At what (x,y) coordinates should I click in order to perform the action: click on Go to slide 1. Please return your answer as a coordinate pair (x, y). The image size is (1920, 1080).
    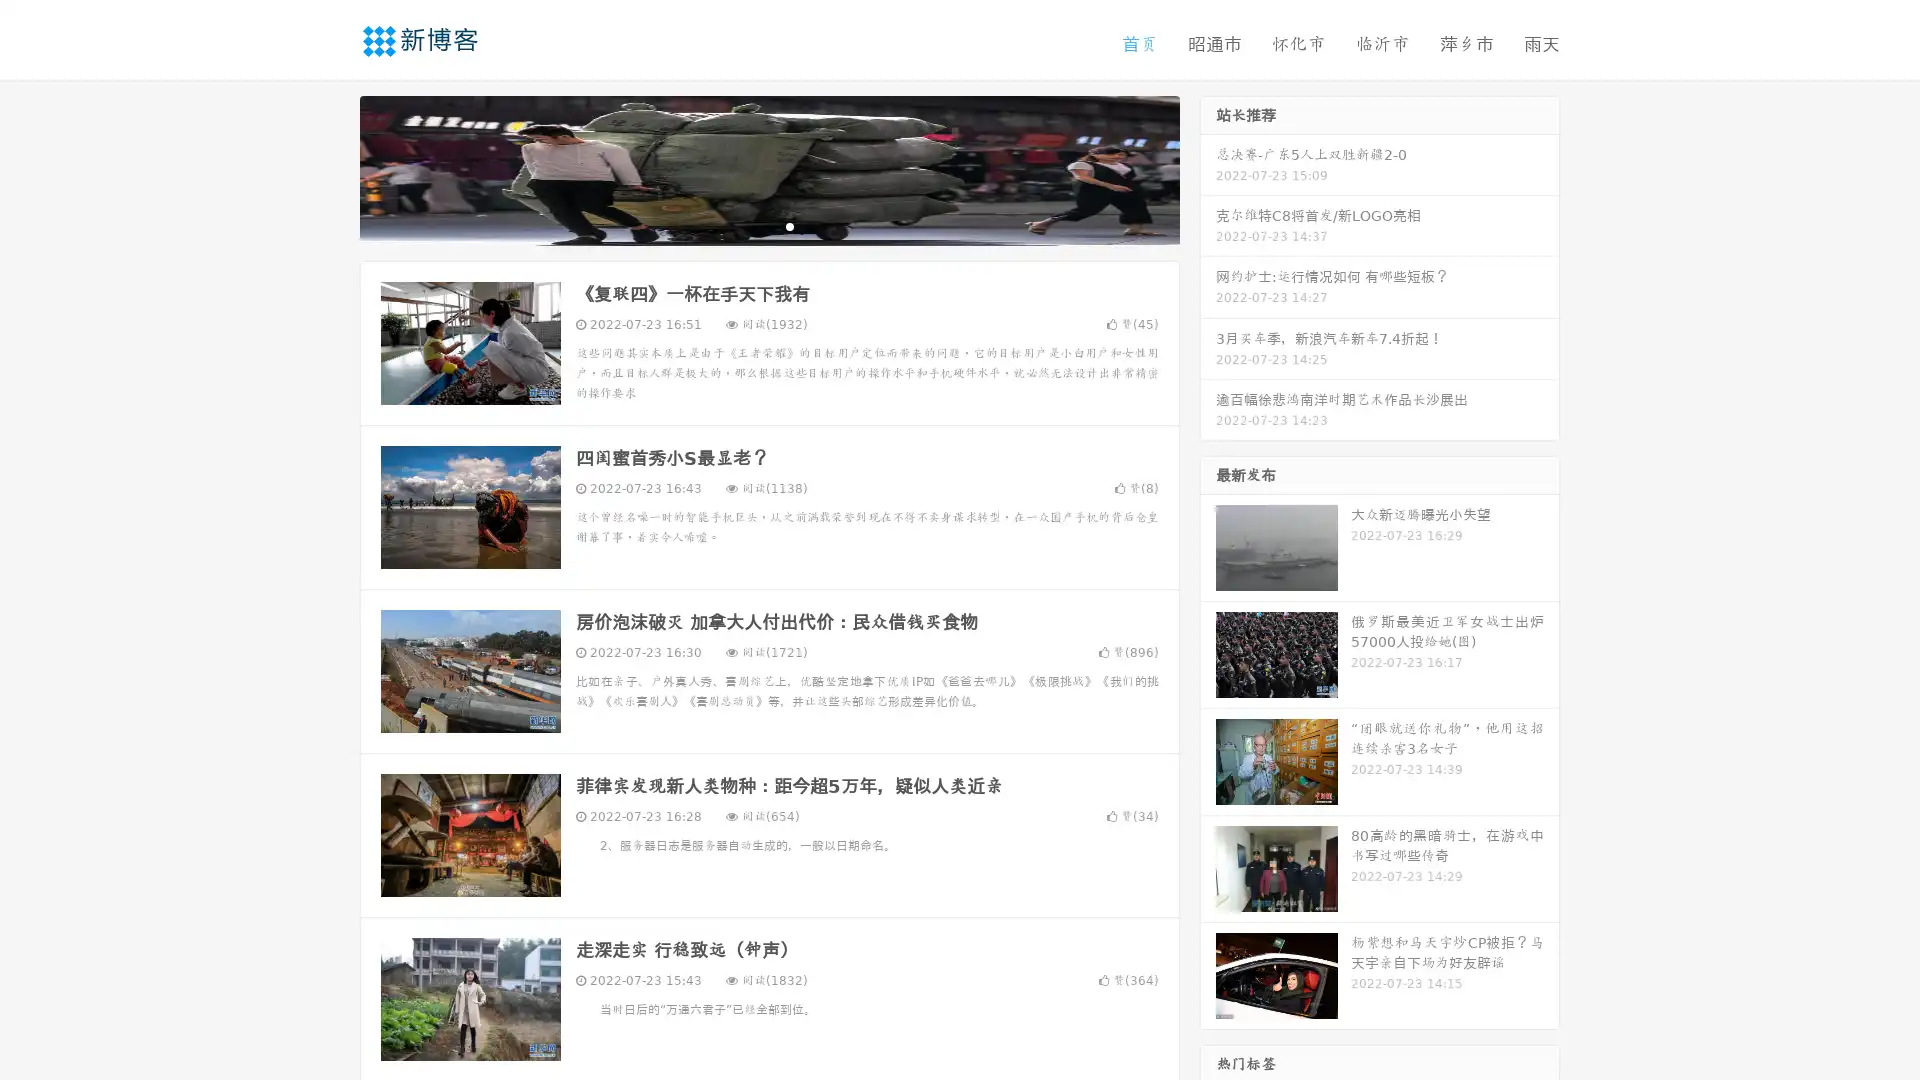
    Looking at the image, I should click on (748, 225).